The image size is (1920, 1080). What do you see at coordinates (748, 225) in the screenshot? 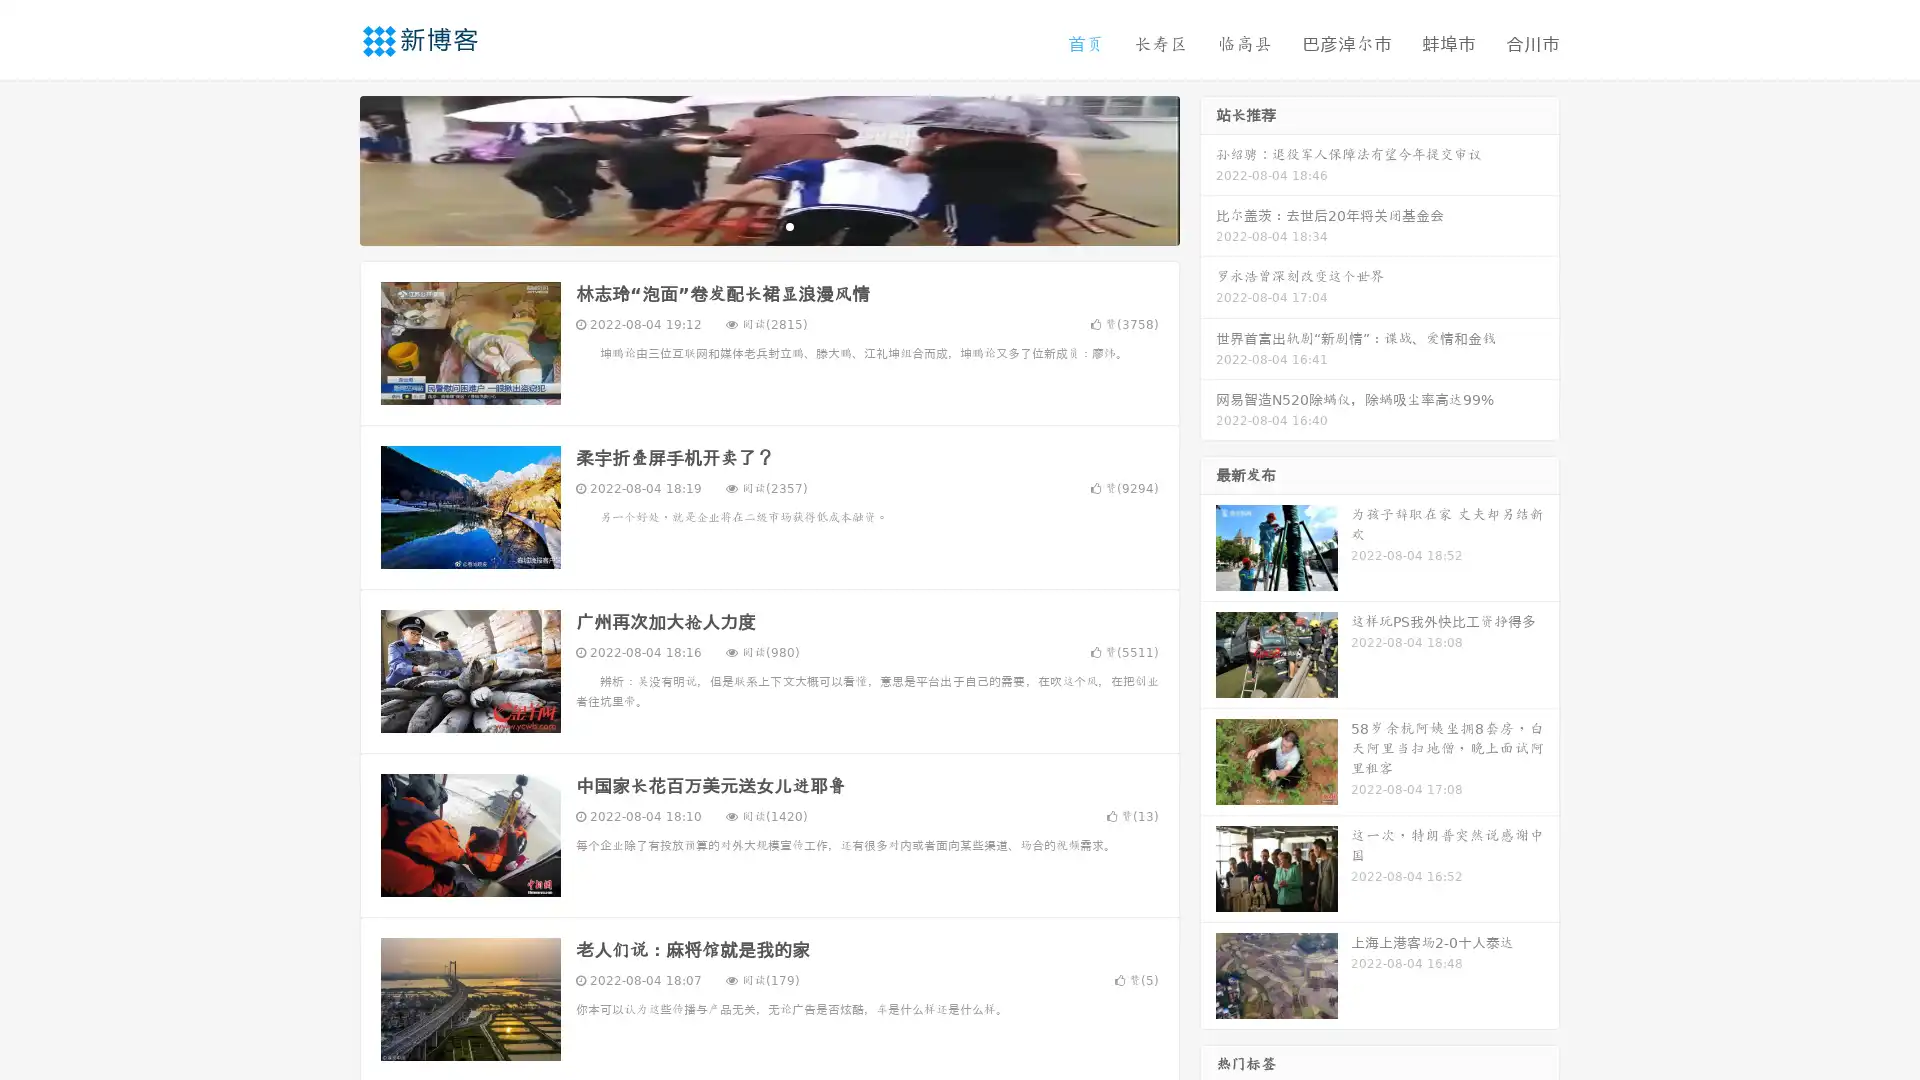
I see `Go to slide 1` at bounding box center [748, 225].